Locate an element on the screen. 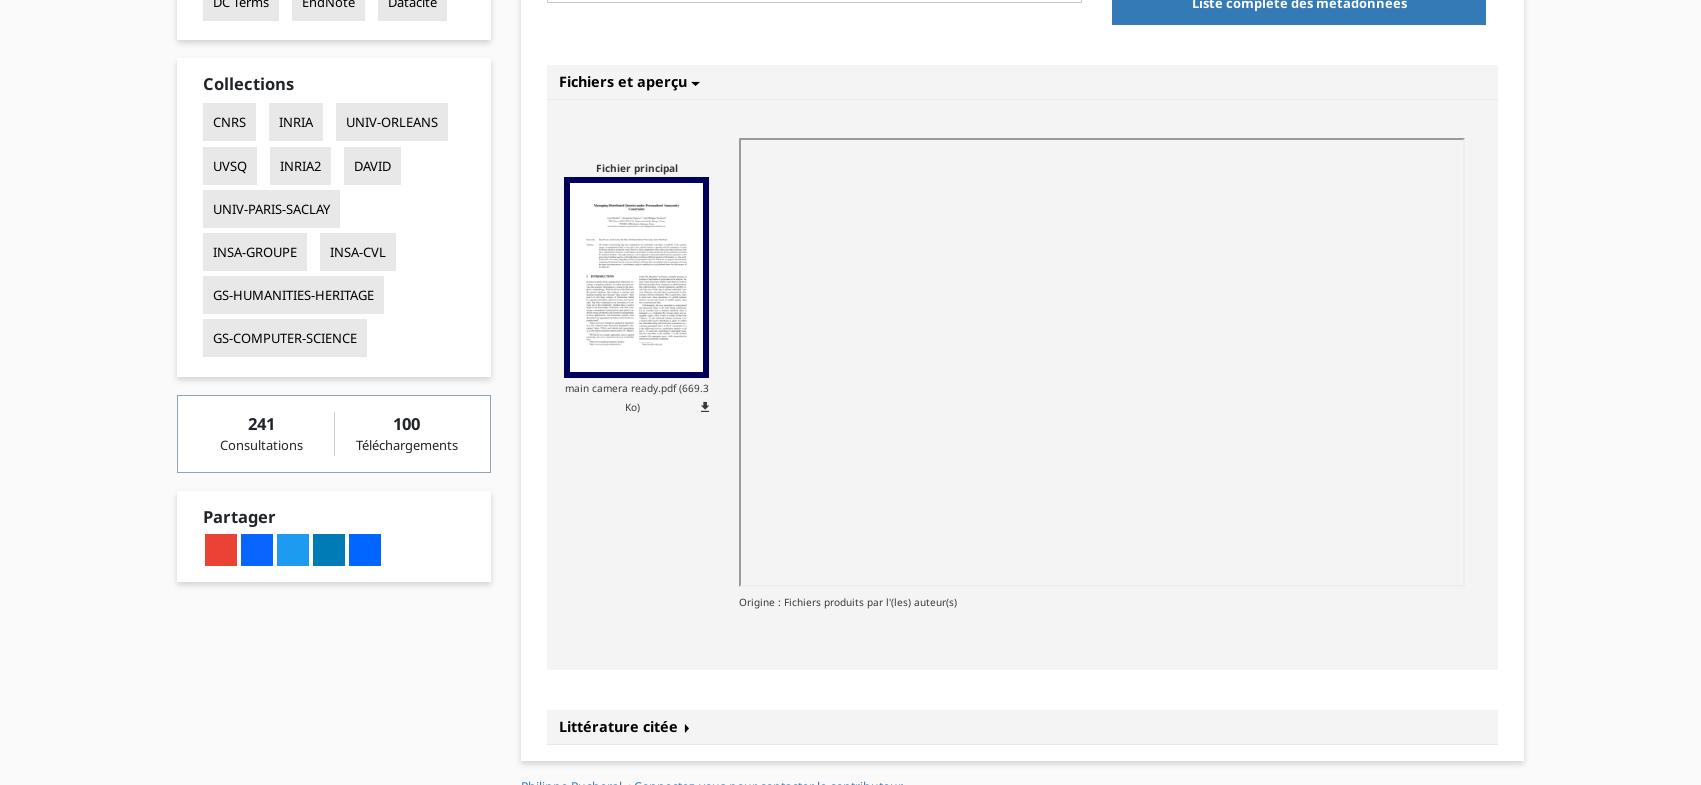  'Fichiers et aperçu' is located at coordinates (622, 80).